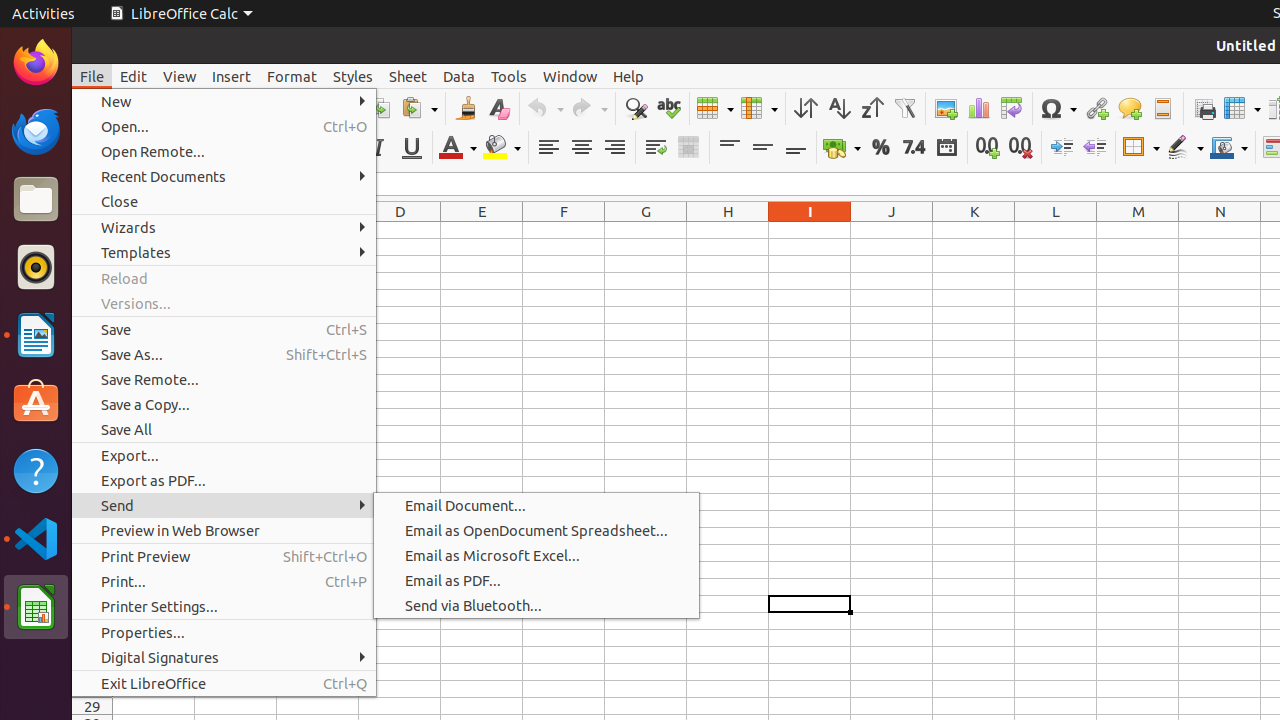  I want to click on 'Styles', so click(353, 75).